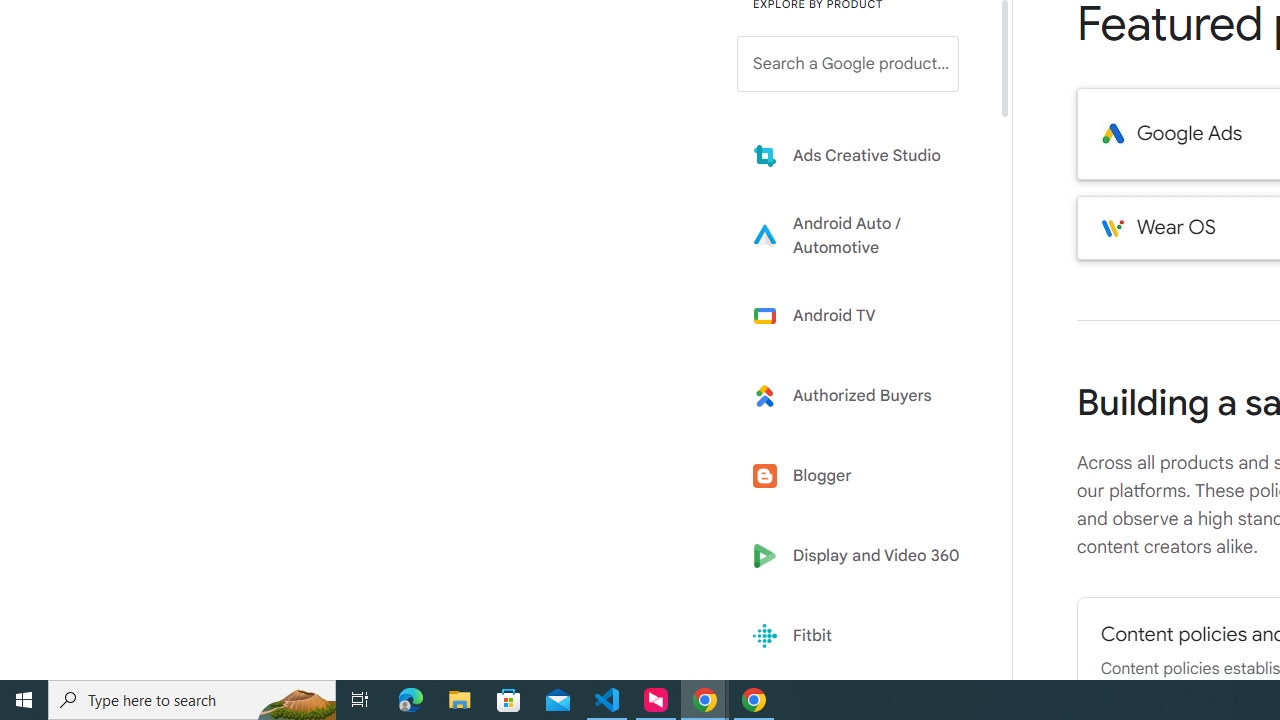 The width and height of the screenshot is (1280, 720). I want to click on 'Learn more about Android Auto', so click(862, 234).